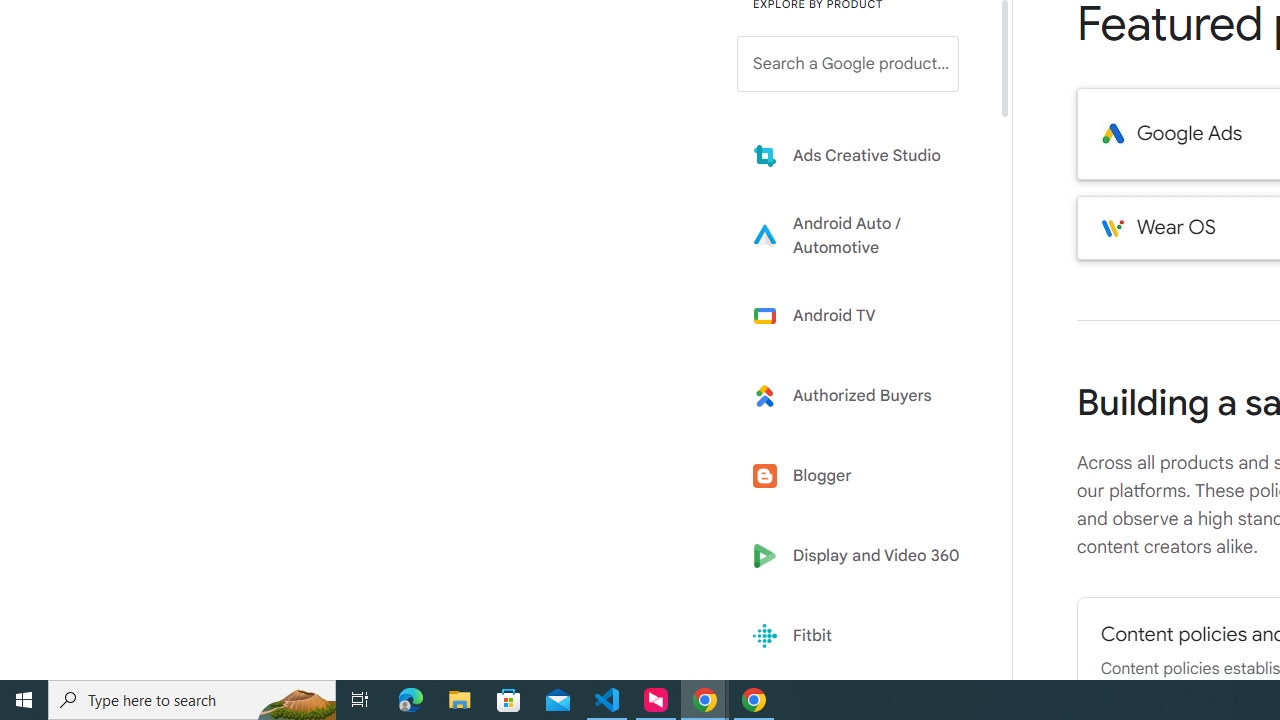 The width and height of the screenshot is (1280, 720). I want to click on 'Learn more about Android Auto', so click(862, 234).